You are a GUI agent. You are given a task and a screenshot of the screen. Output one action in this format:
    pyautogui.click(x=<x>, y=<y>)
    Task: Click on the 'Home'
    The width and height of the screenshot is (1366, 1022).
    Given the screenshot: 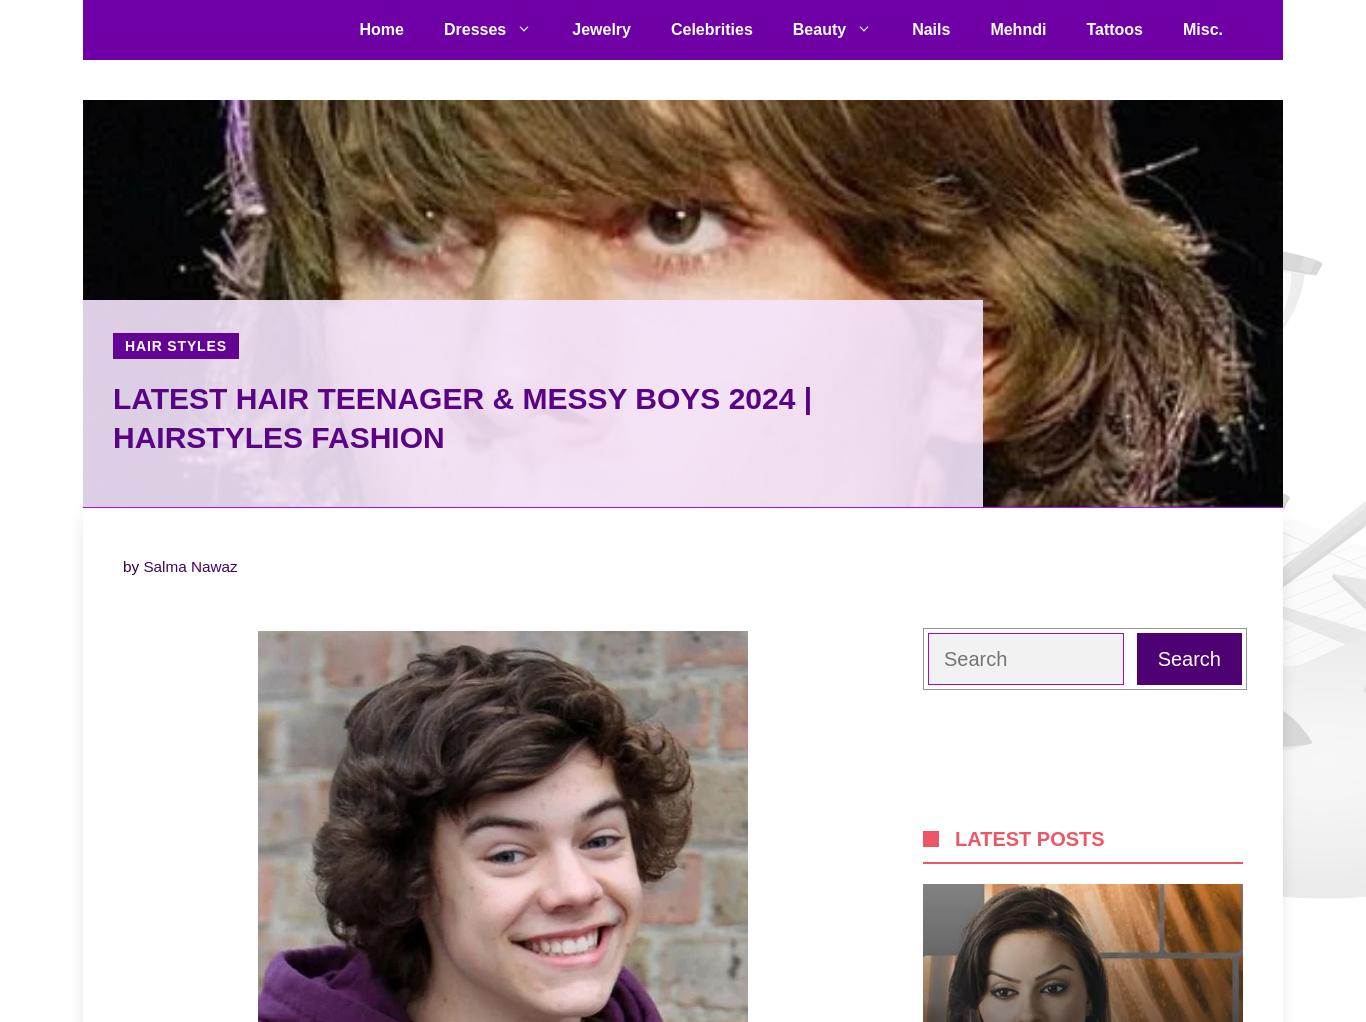 What is the action you would take?
    pyautogui.click(x=379, y=28)
    